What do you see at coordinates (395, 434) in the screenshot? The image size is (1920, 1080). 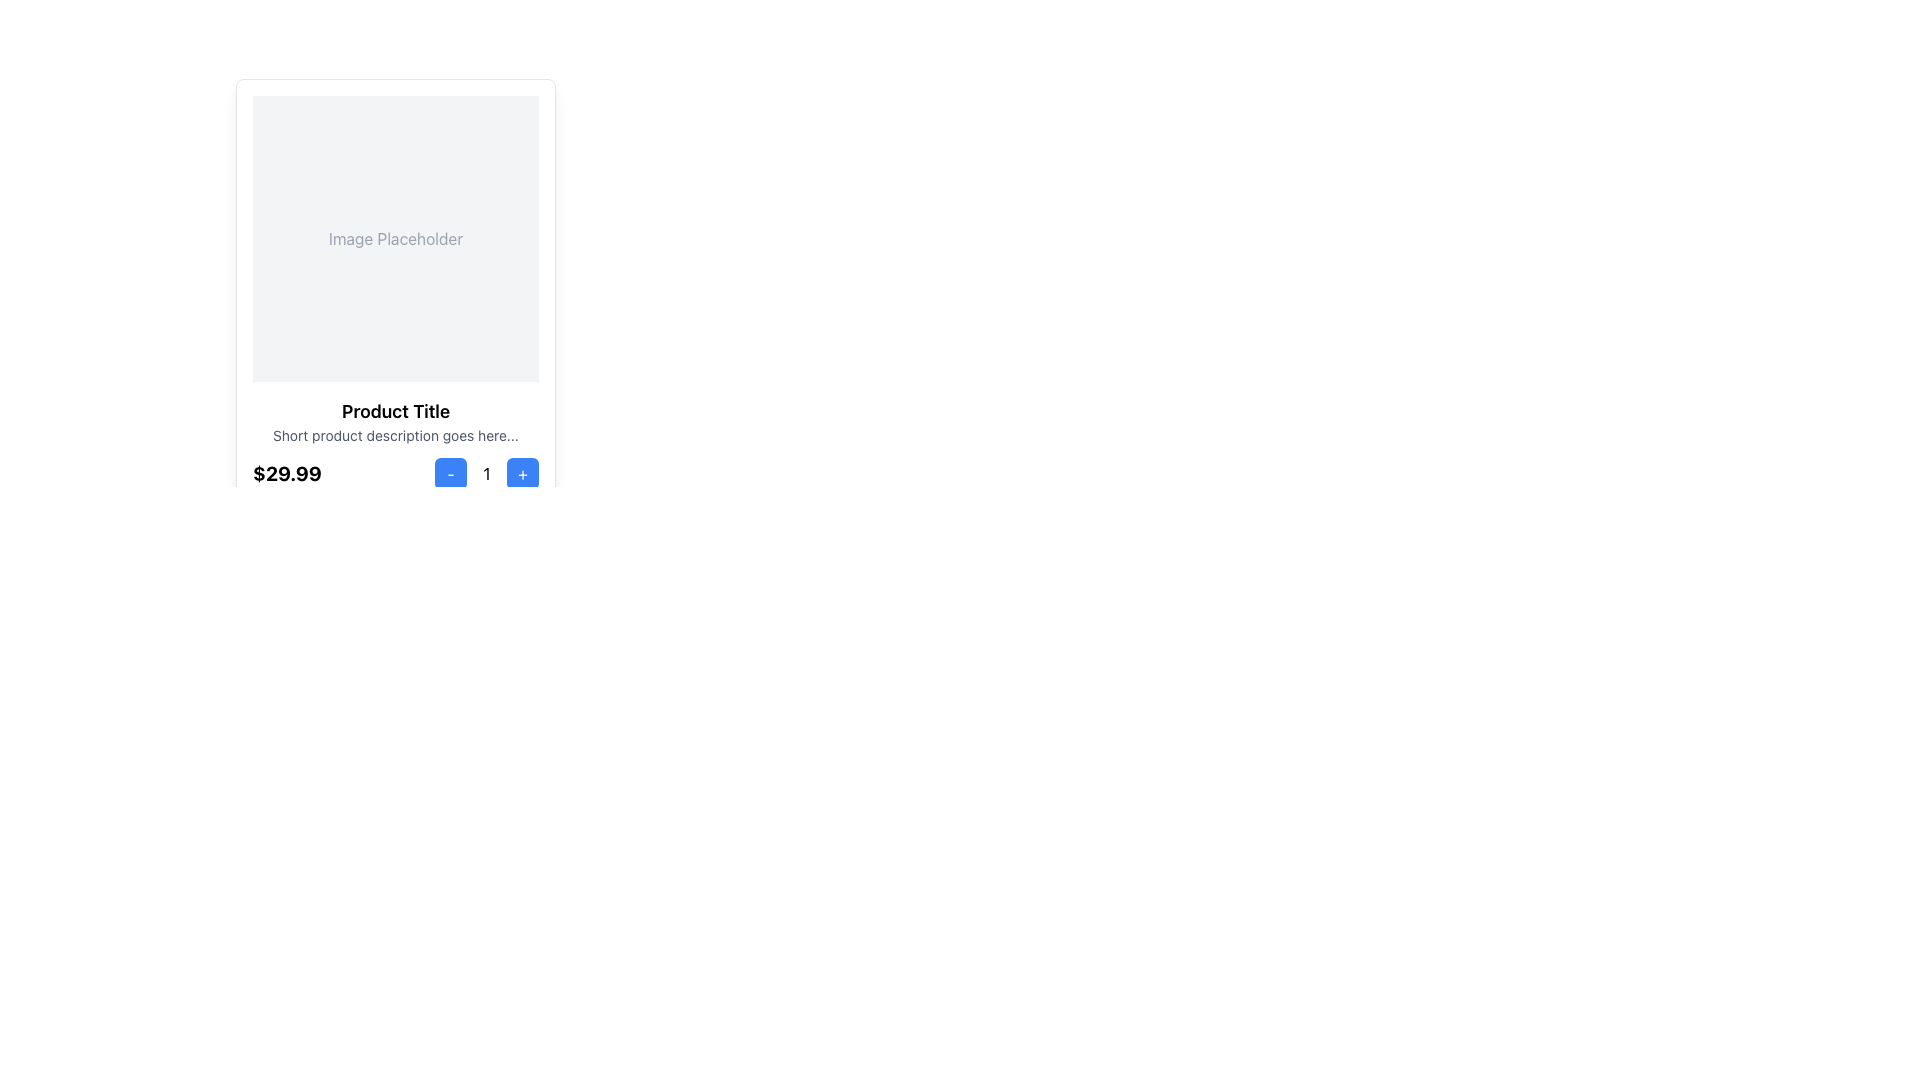 I see `textual description of the element styled in a smaller font size and light gray color located directly below the 'Product Title' in the interface` at bounding box center [395, 434].